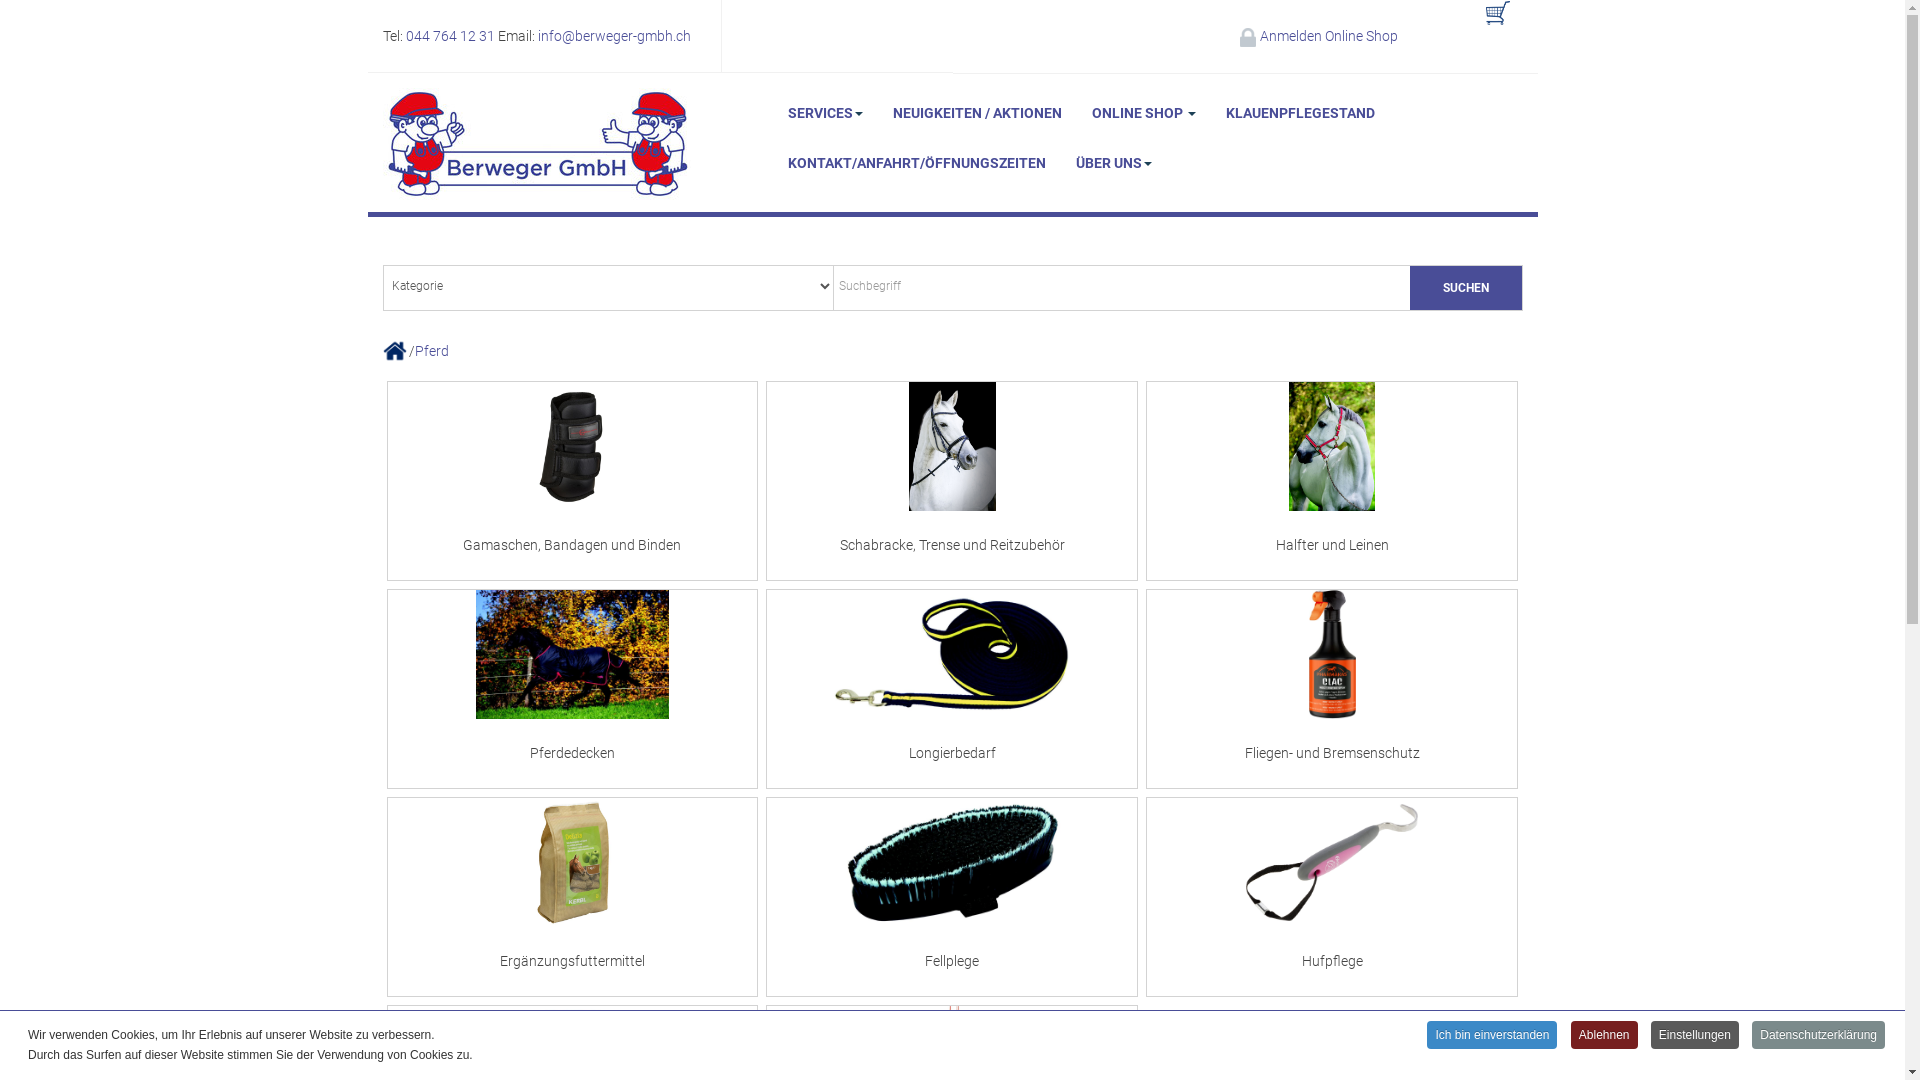  I want to click on 'SERVICES', so click(824, 112).